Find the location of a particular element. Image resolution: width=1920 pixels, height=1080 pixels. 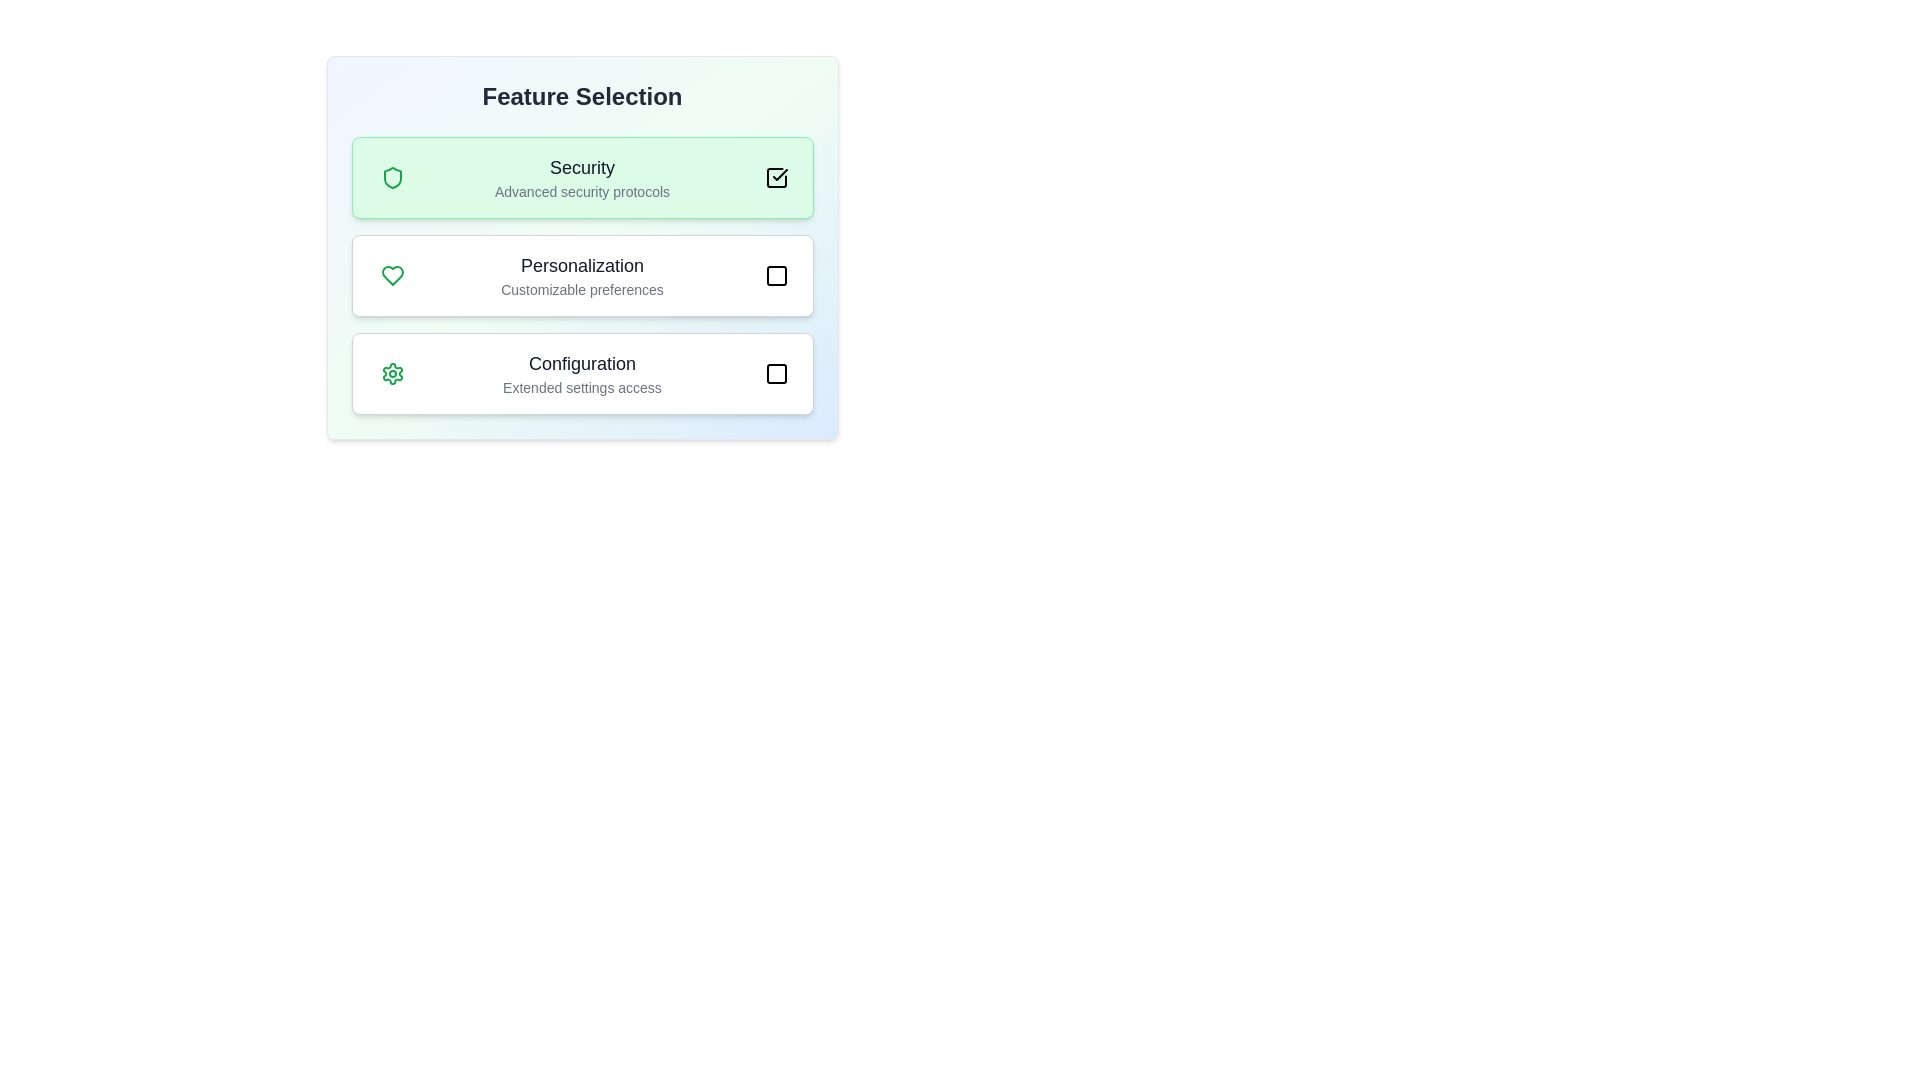

the text label reading 'Advanced security protocols', which is styled with a smaller font size and gray color, positioned centrally below the title 'Security' is located at coordinates (581, 192).